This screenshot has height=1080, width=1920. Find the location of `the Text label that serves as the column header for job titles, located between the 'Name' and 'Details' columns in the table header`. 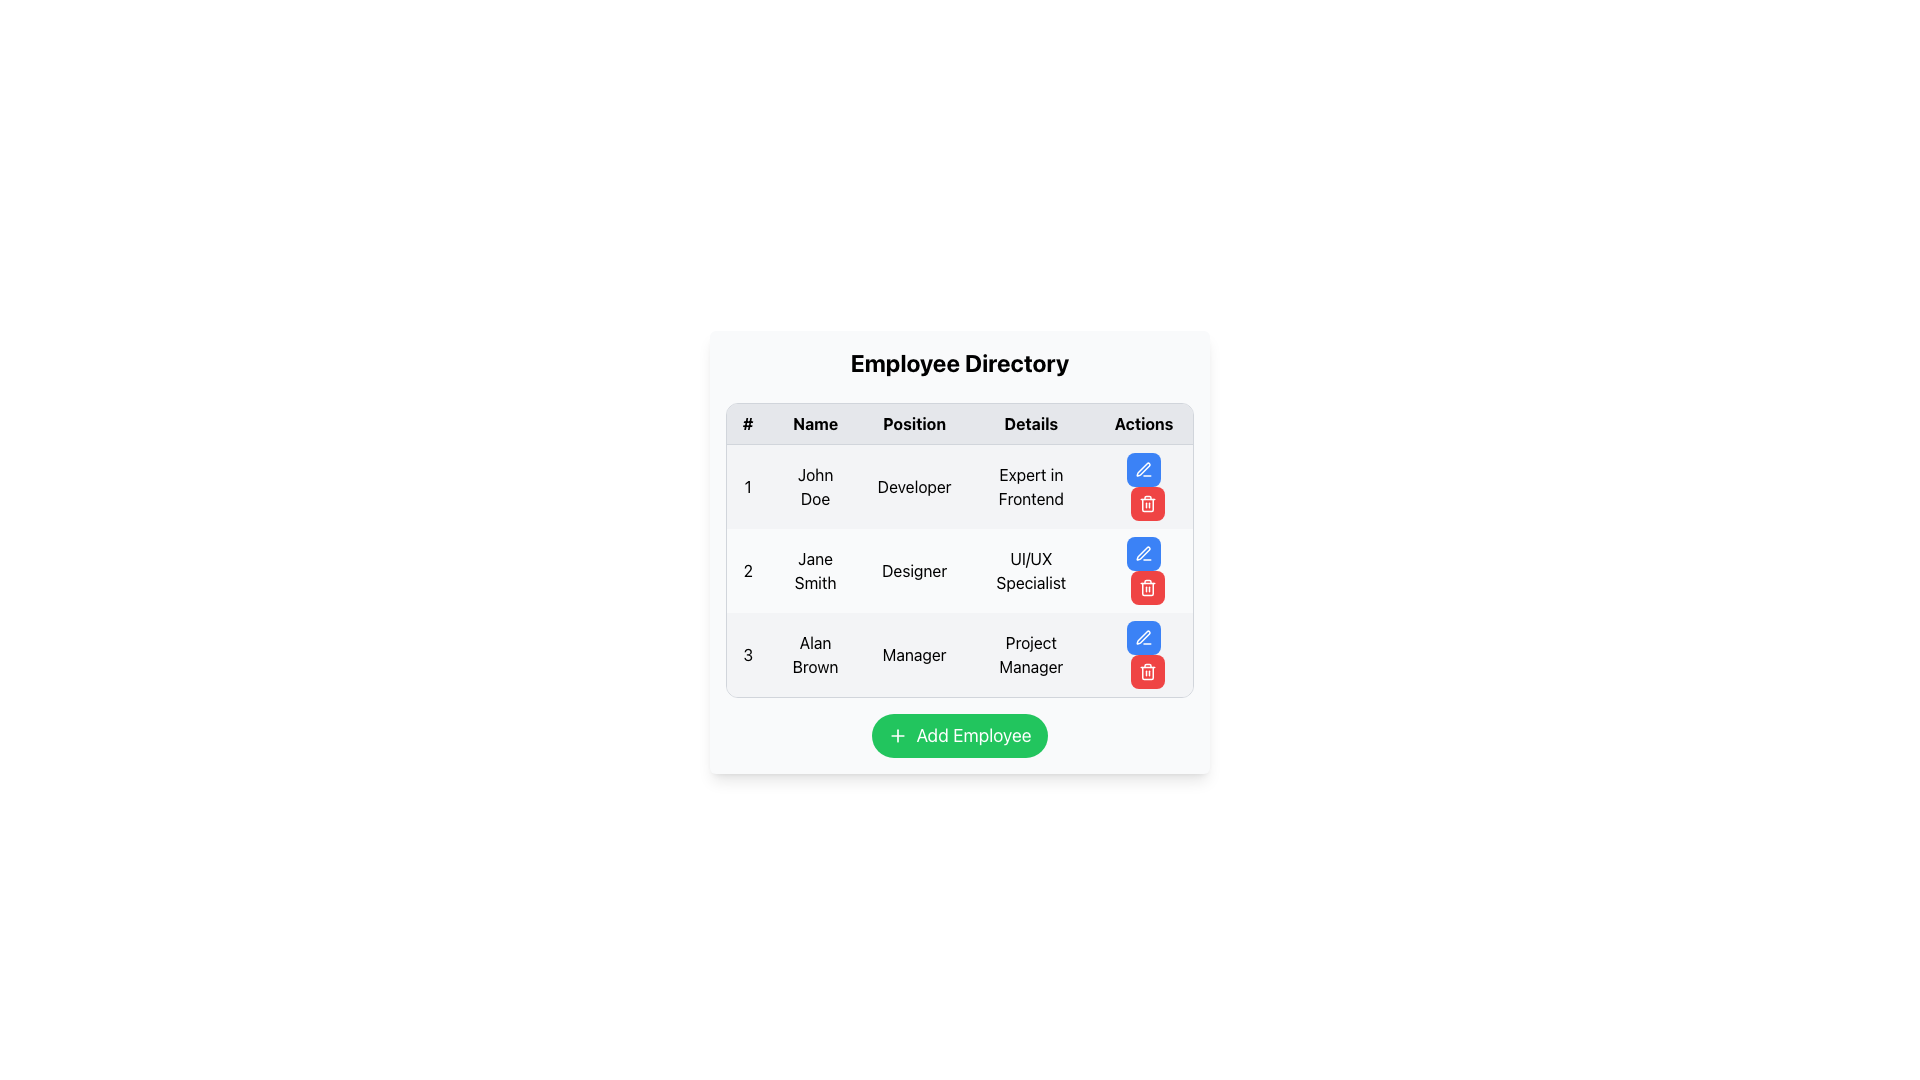

the Text label that serves as the column header for job titles, located between the 'Name' and 'Details' columns in the table header is located at coordinates (913, 423).